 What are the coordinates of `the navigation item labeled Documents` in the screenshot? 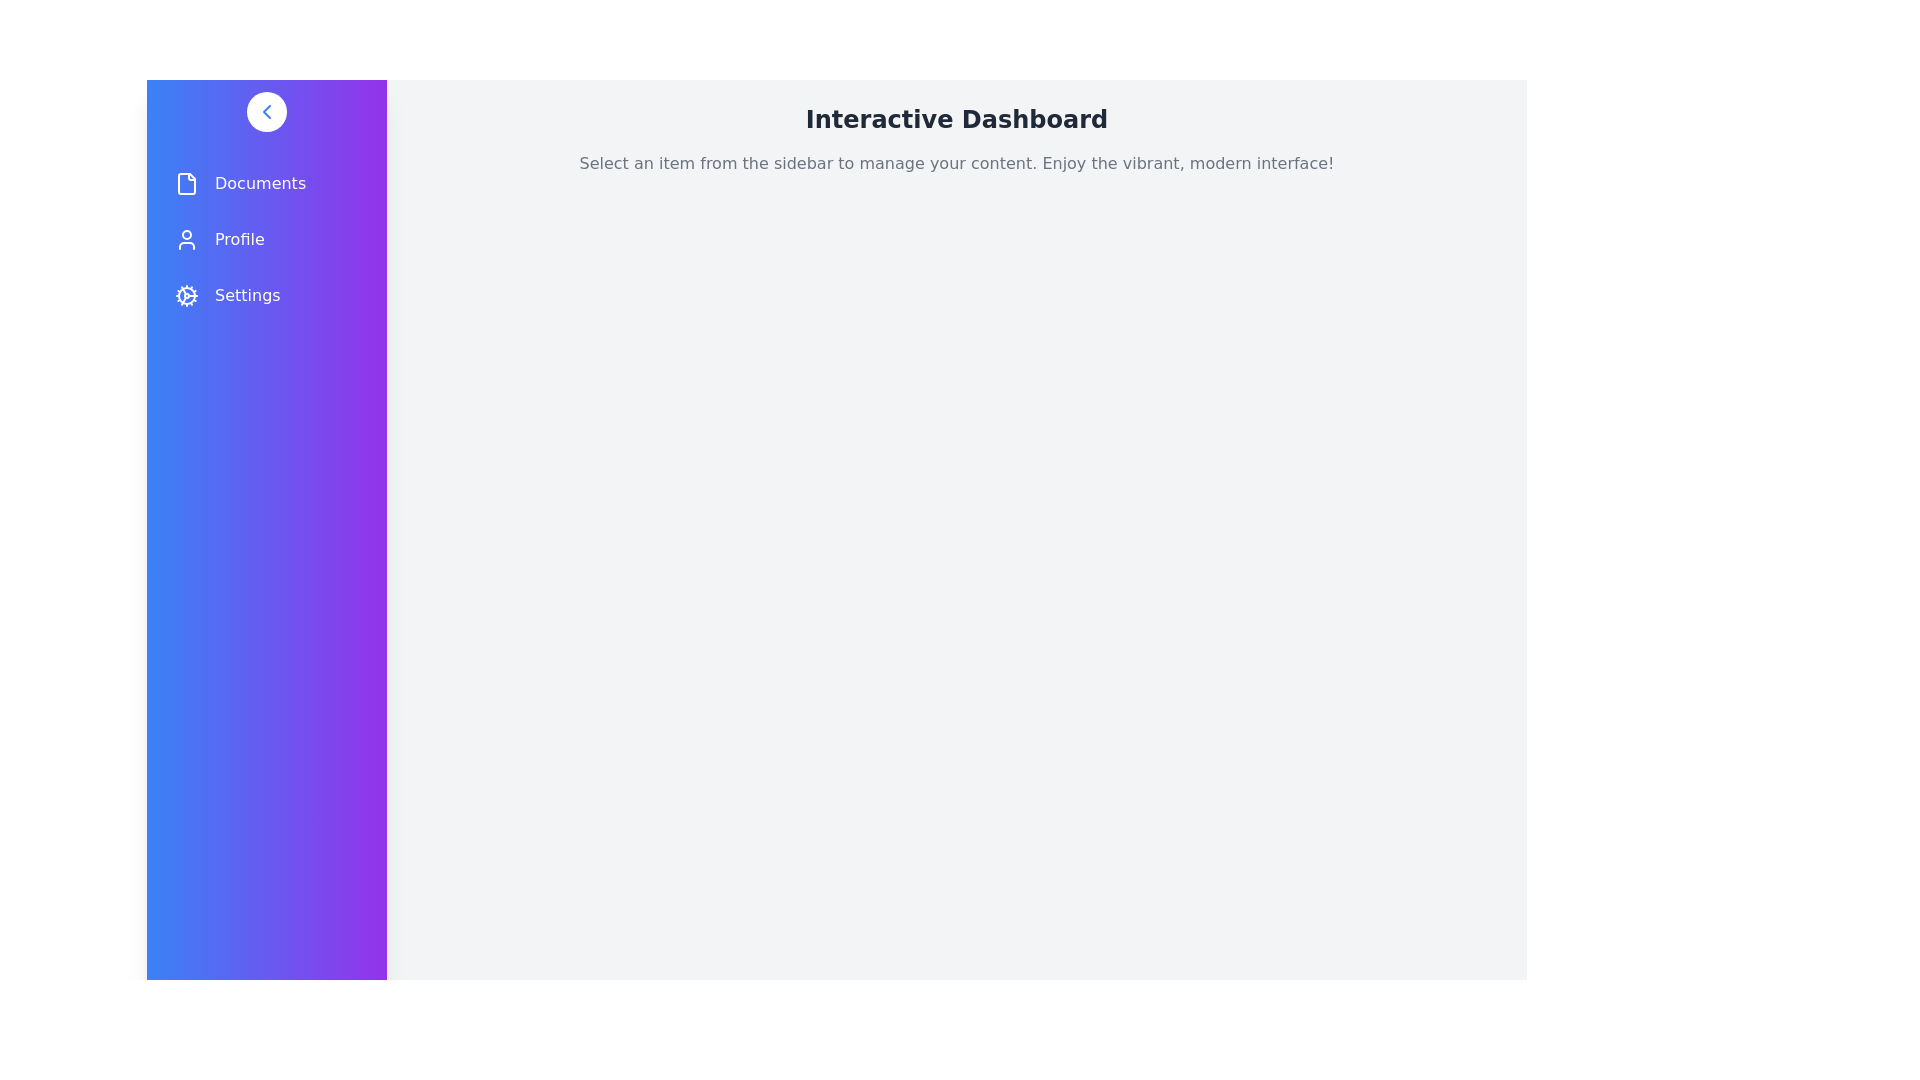 It's located at (266, 184).